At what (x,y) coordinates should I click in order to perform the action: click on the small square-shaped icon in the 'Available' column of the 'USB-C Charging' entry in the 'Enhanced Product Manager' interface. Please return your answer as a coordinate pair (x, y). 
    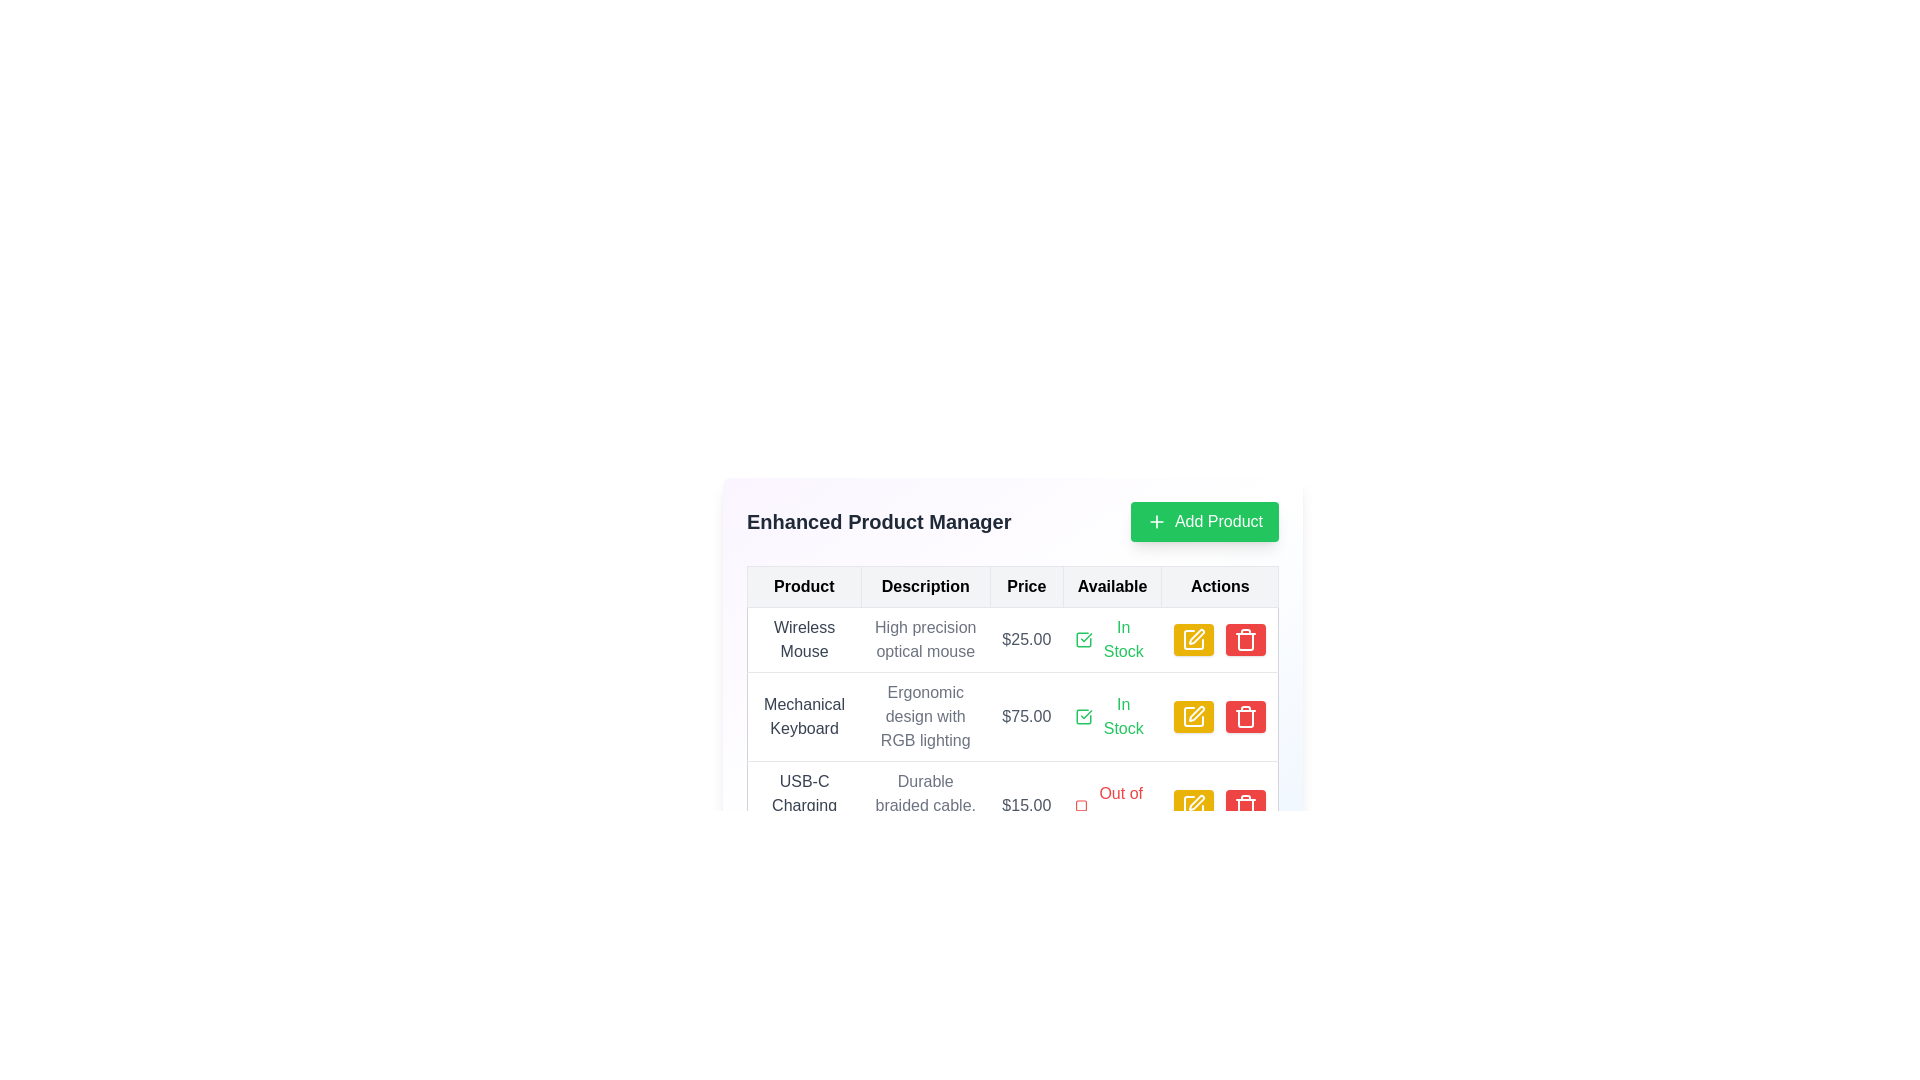
    Looking at the image, I should click on (1080, 805).